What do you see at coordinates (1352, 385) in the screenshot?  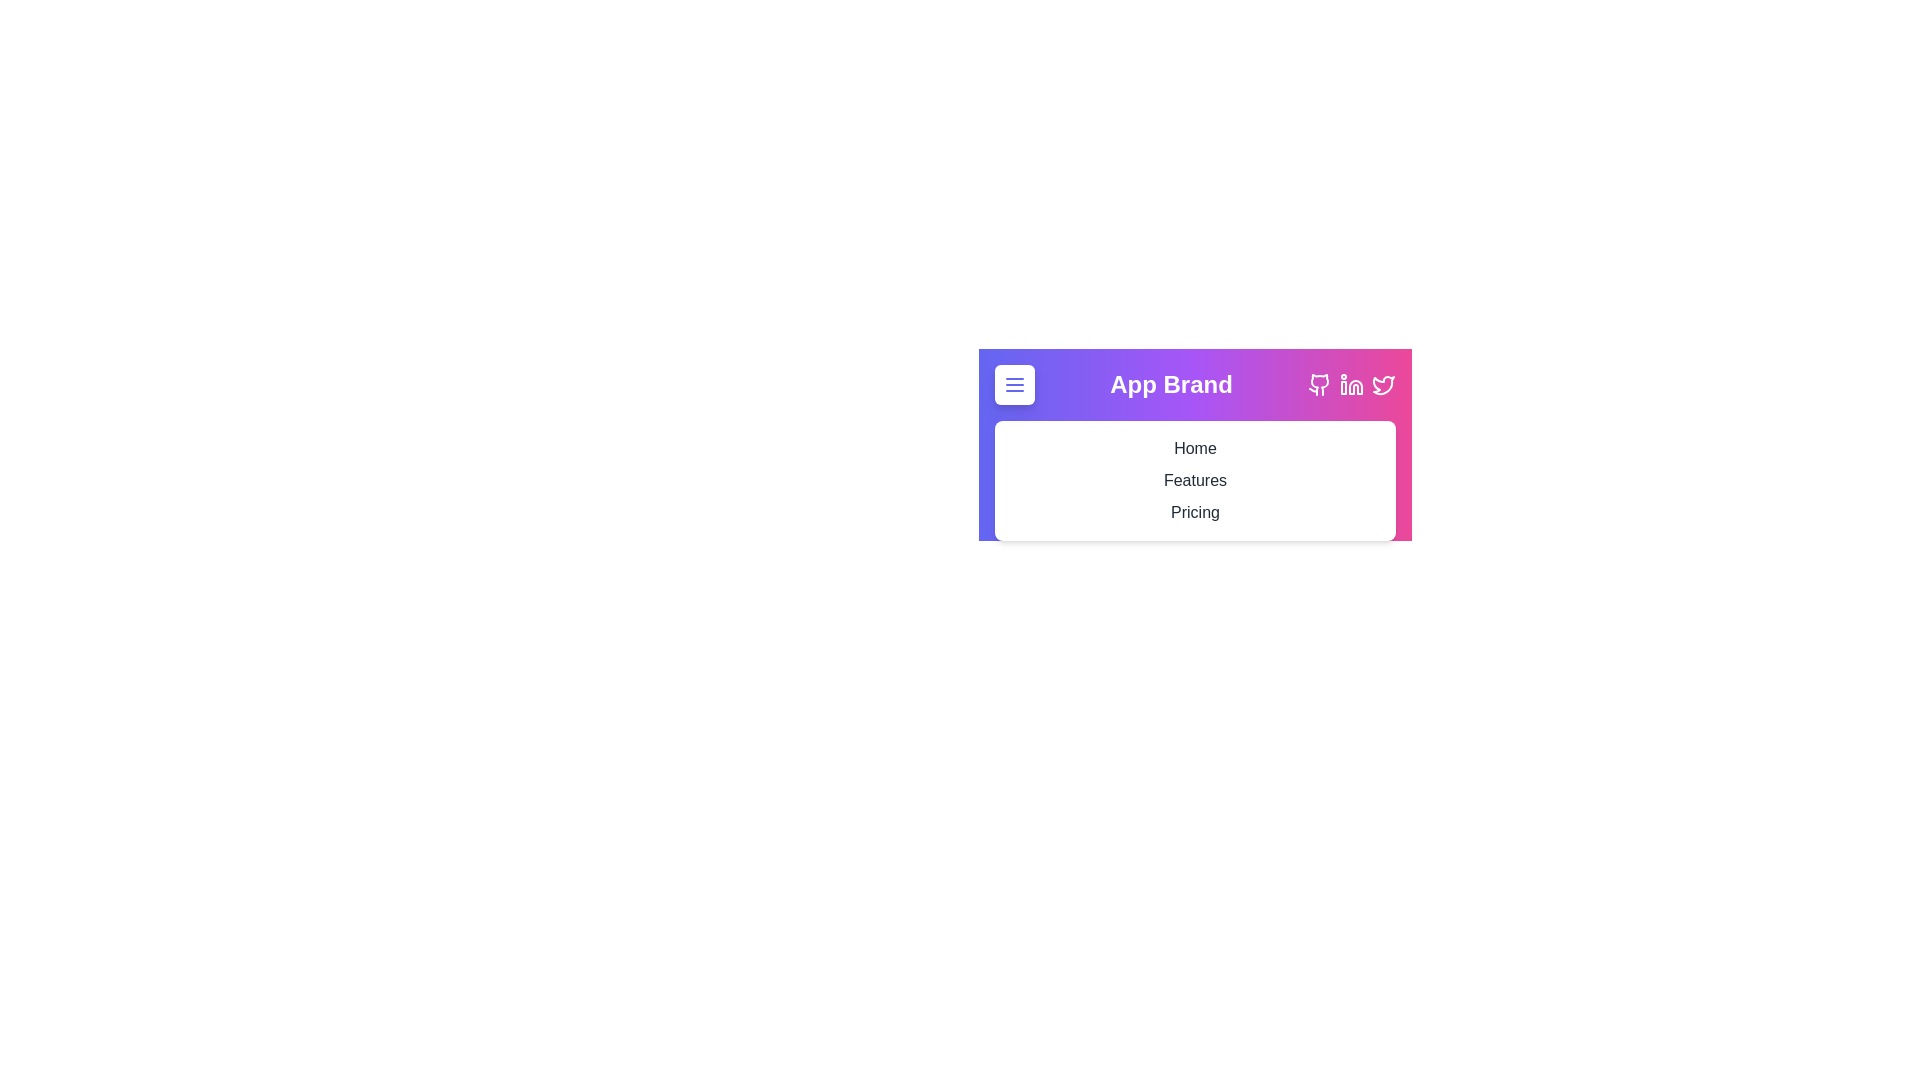 I see `the social media button for LinkedIn` at bounding box center [1352, 385].